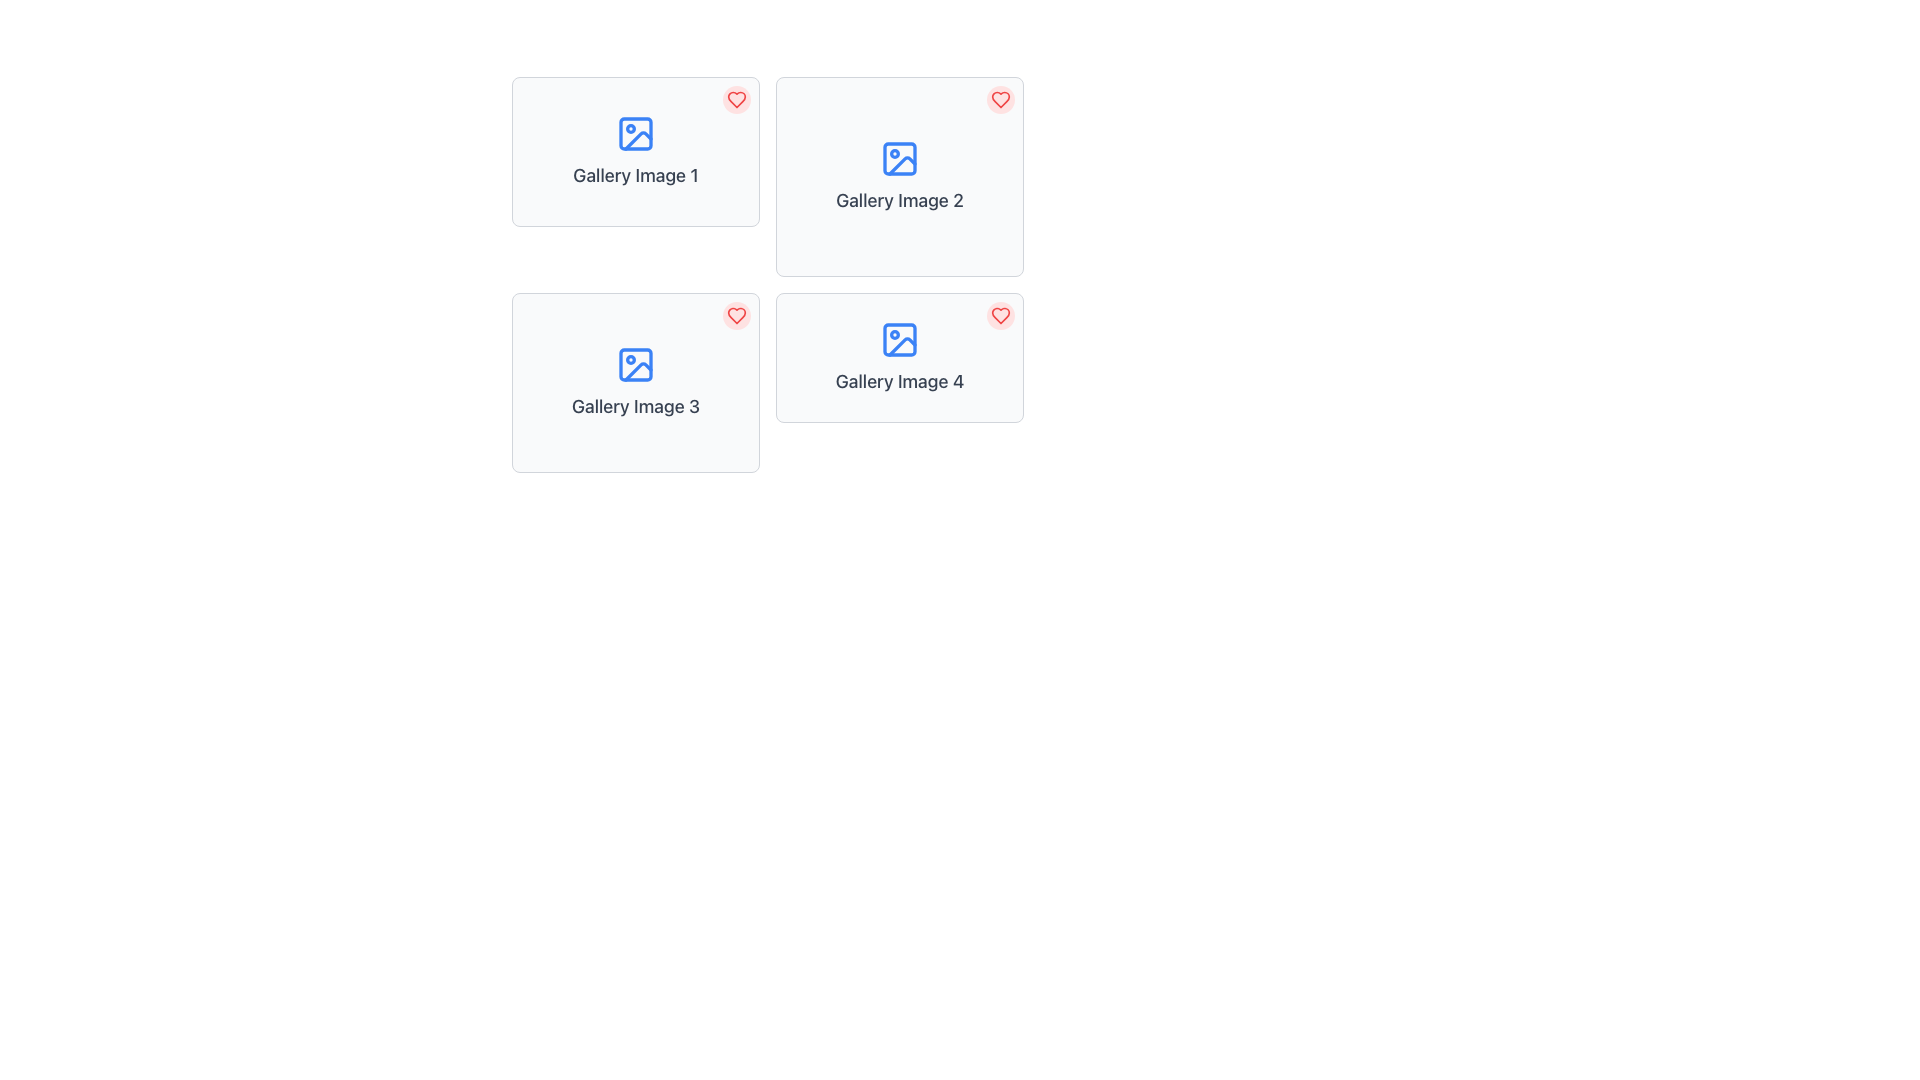  I want to click on the icon representing the image in the 'Gallery Image 2' card, located at the center of the grid card, so click(899, 157).